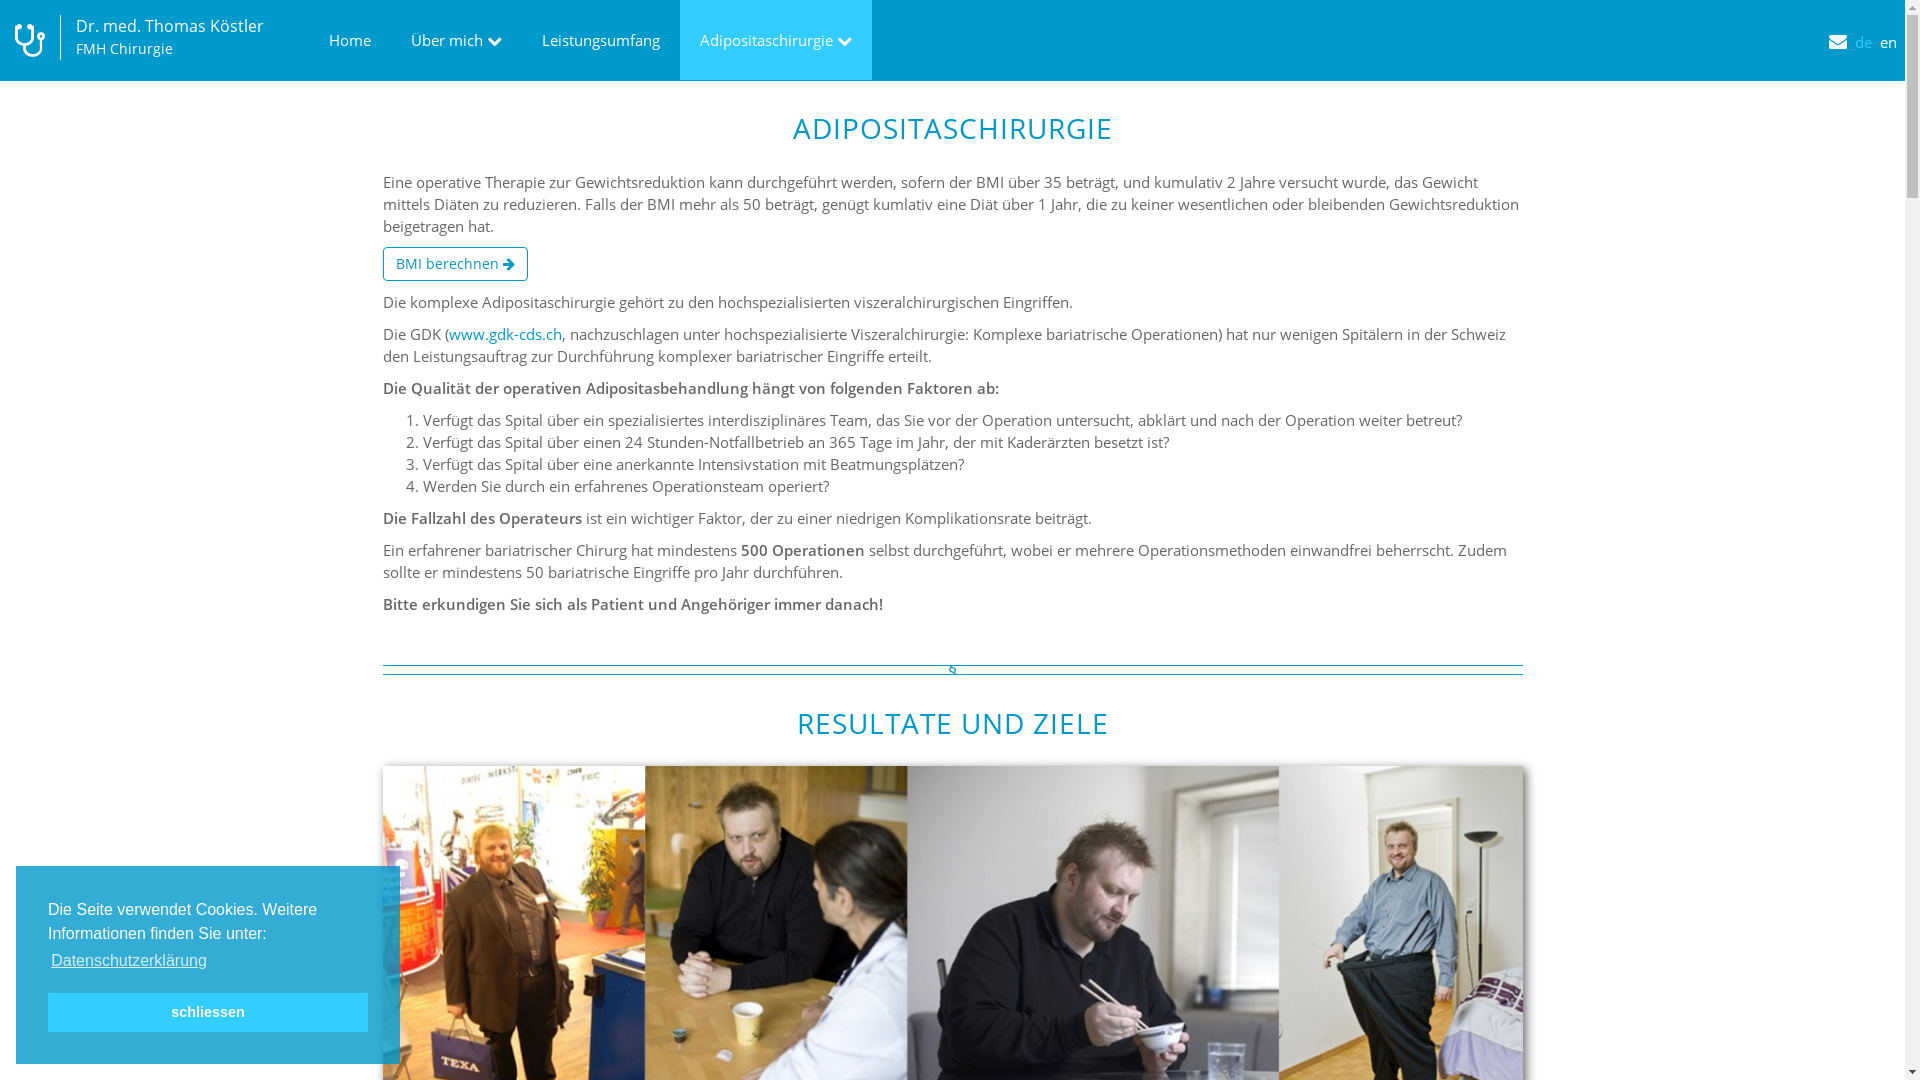 The image size is (1920, 1080). What do you see at coordinates (599, 39) in the screenshot?
I see `'Leistungsumfang'` at bounding box center [599, 39].